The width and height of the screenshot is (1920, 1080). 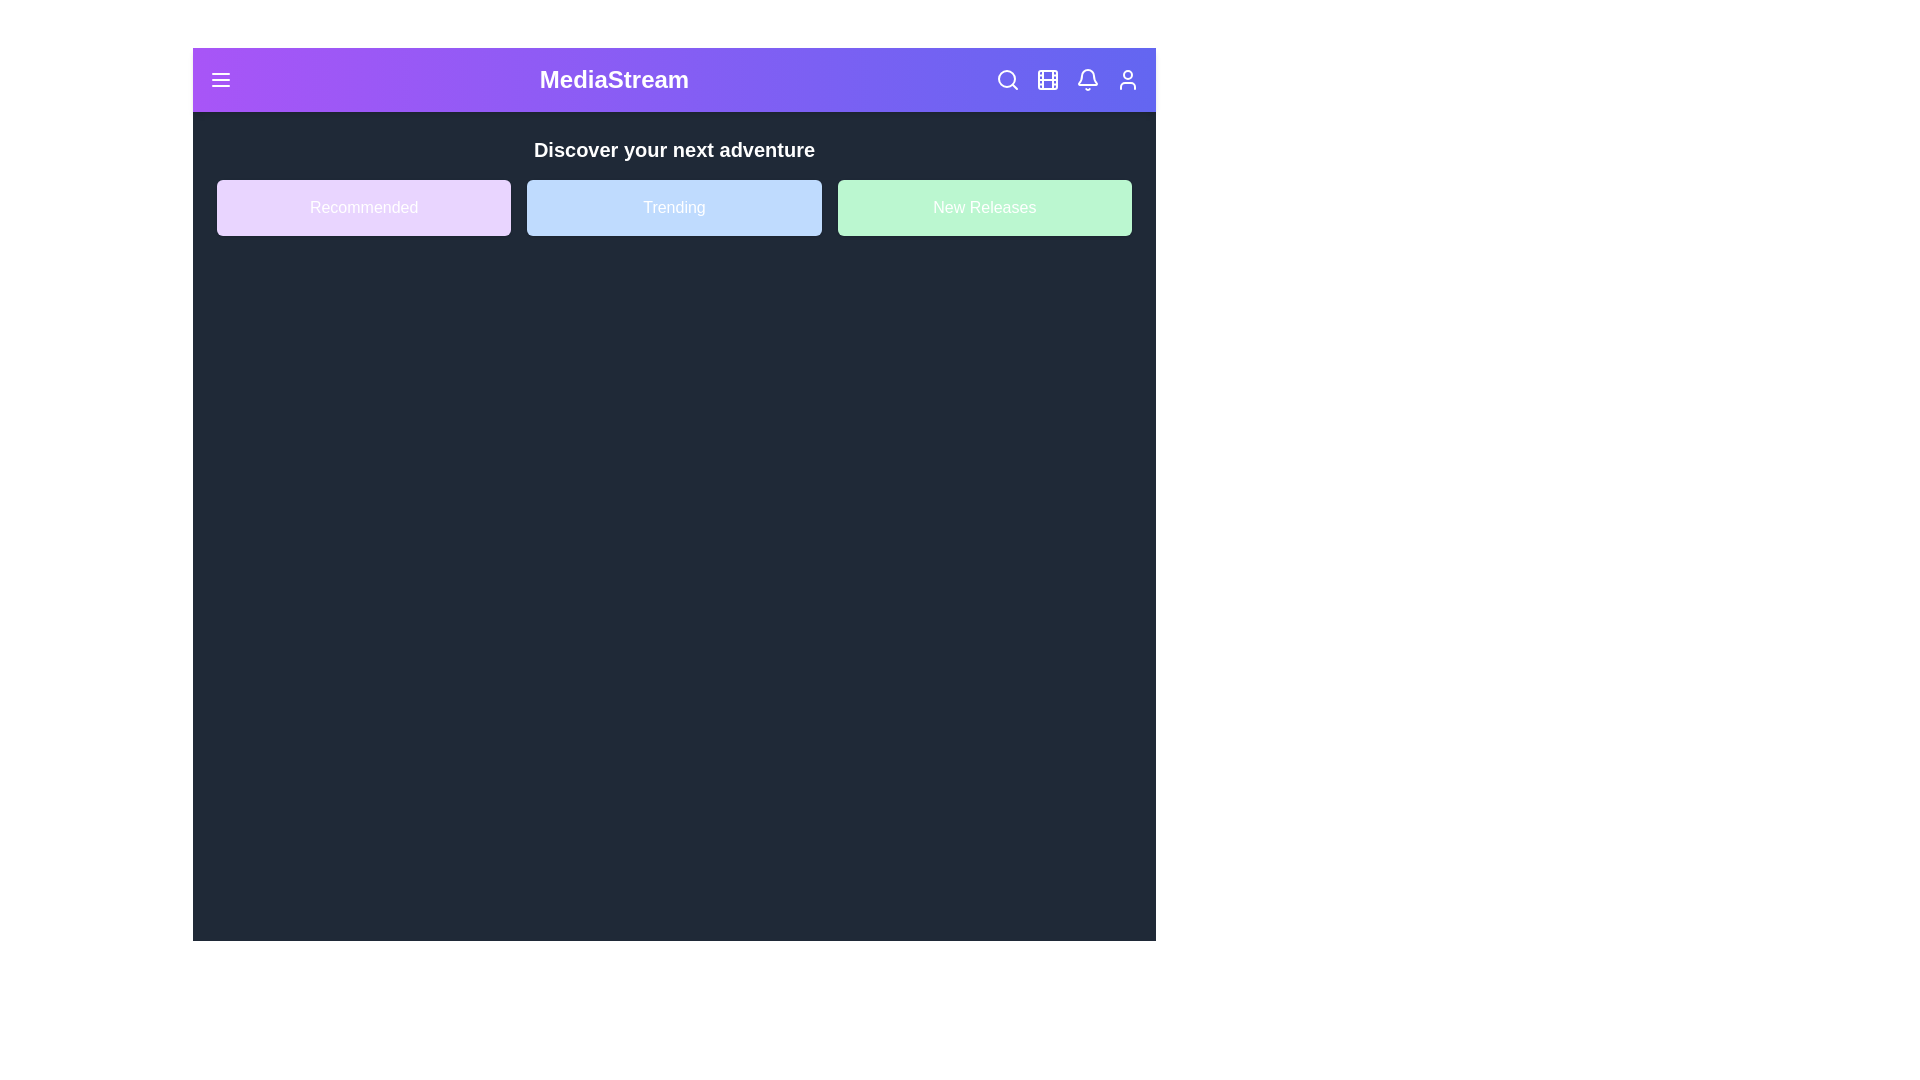 I want to click on the user icon to access user options, so click(x=1128, y=79).